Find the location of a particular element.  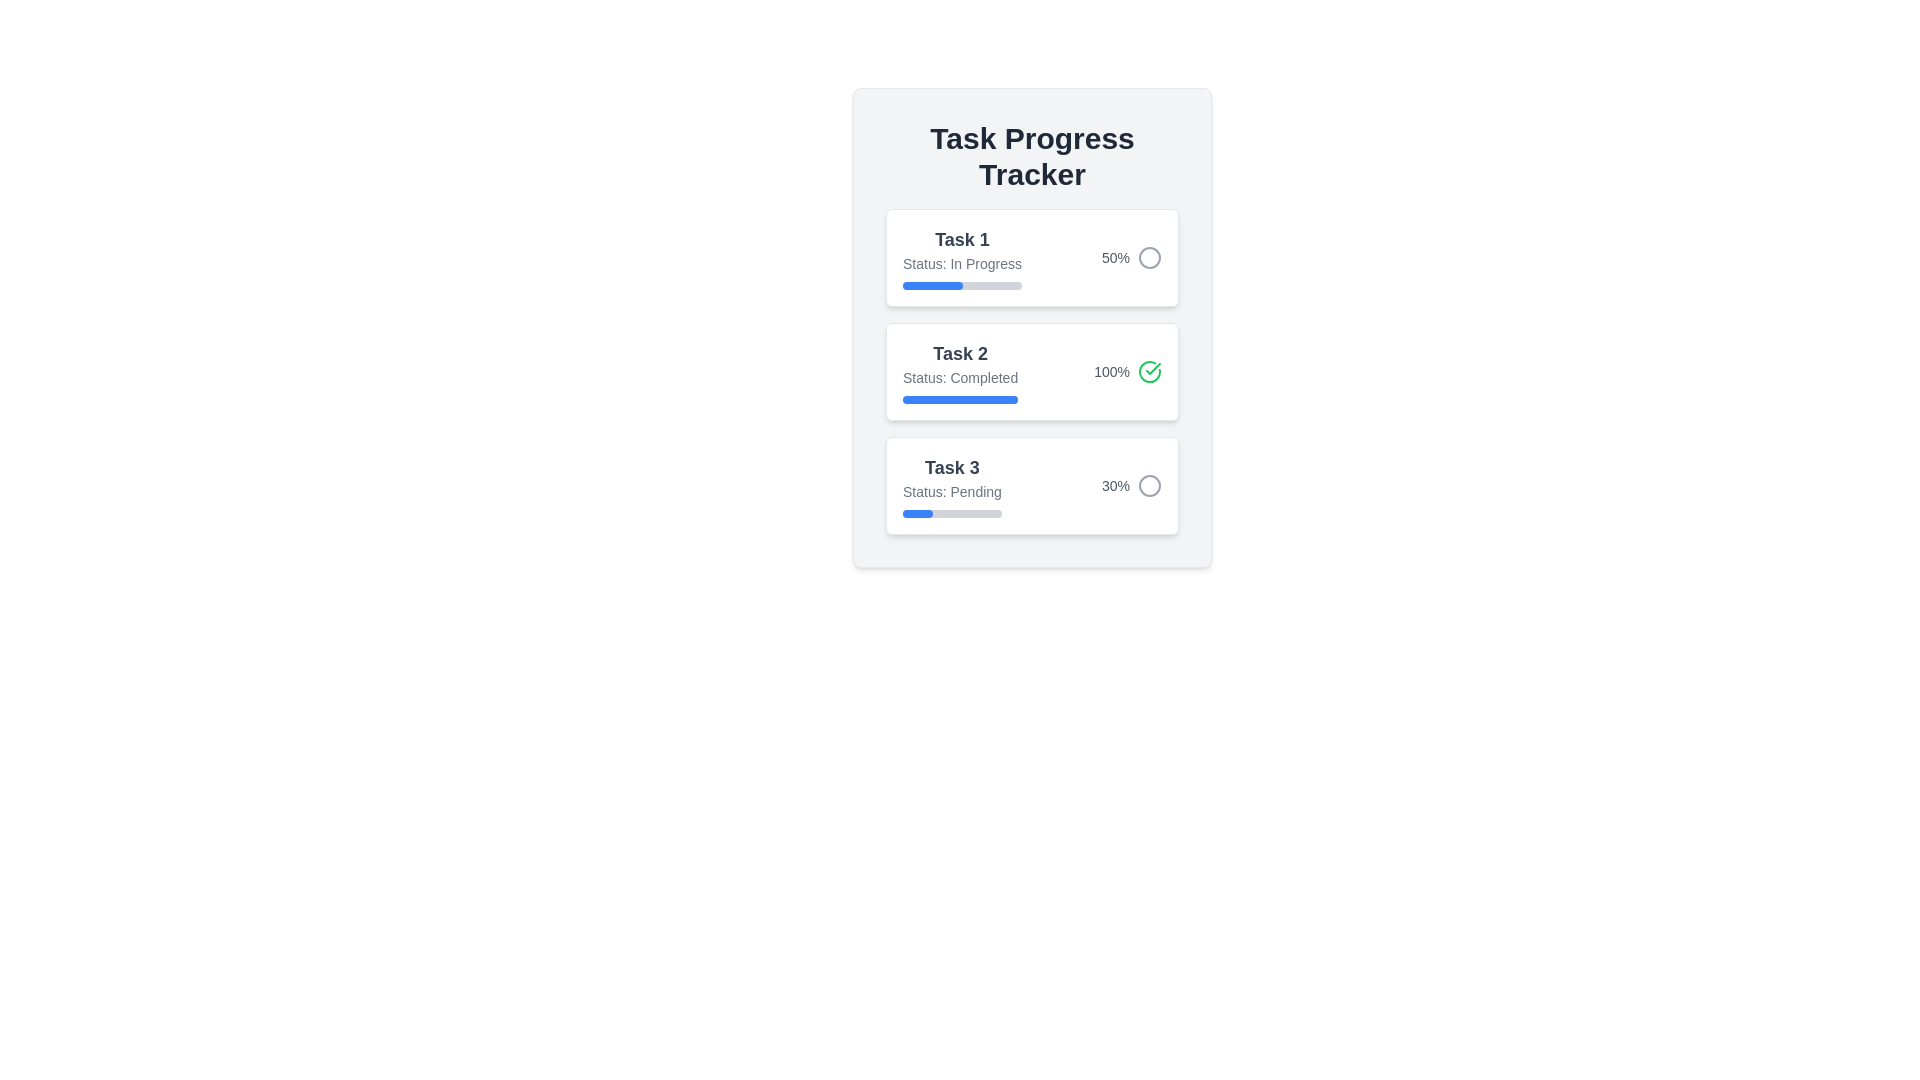

the text label displaying 'Status: Completed', which is located under the main title 'Task 2' in a card-like structure is located at coordinates (960, 378).